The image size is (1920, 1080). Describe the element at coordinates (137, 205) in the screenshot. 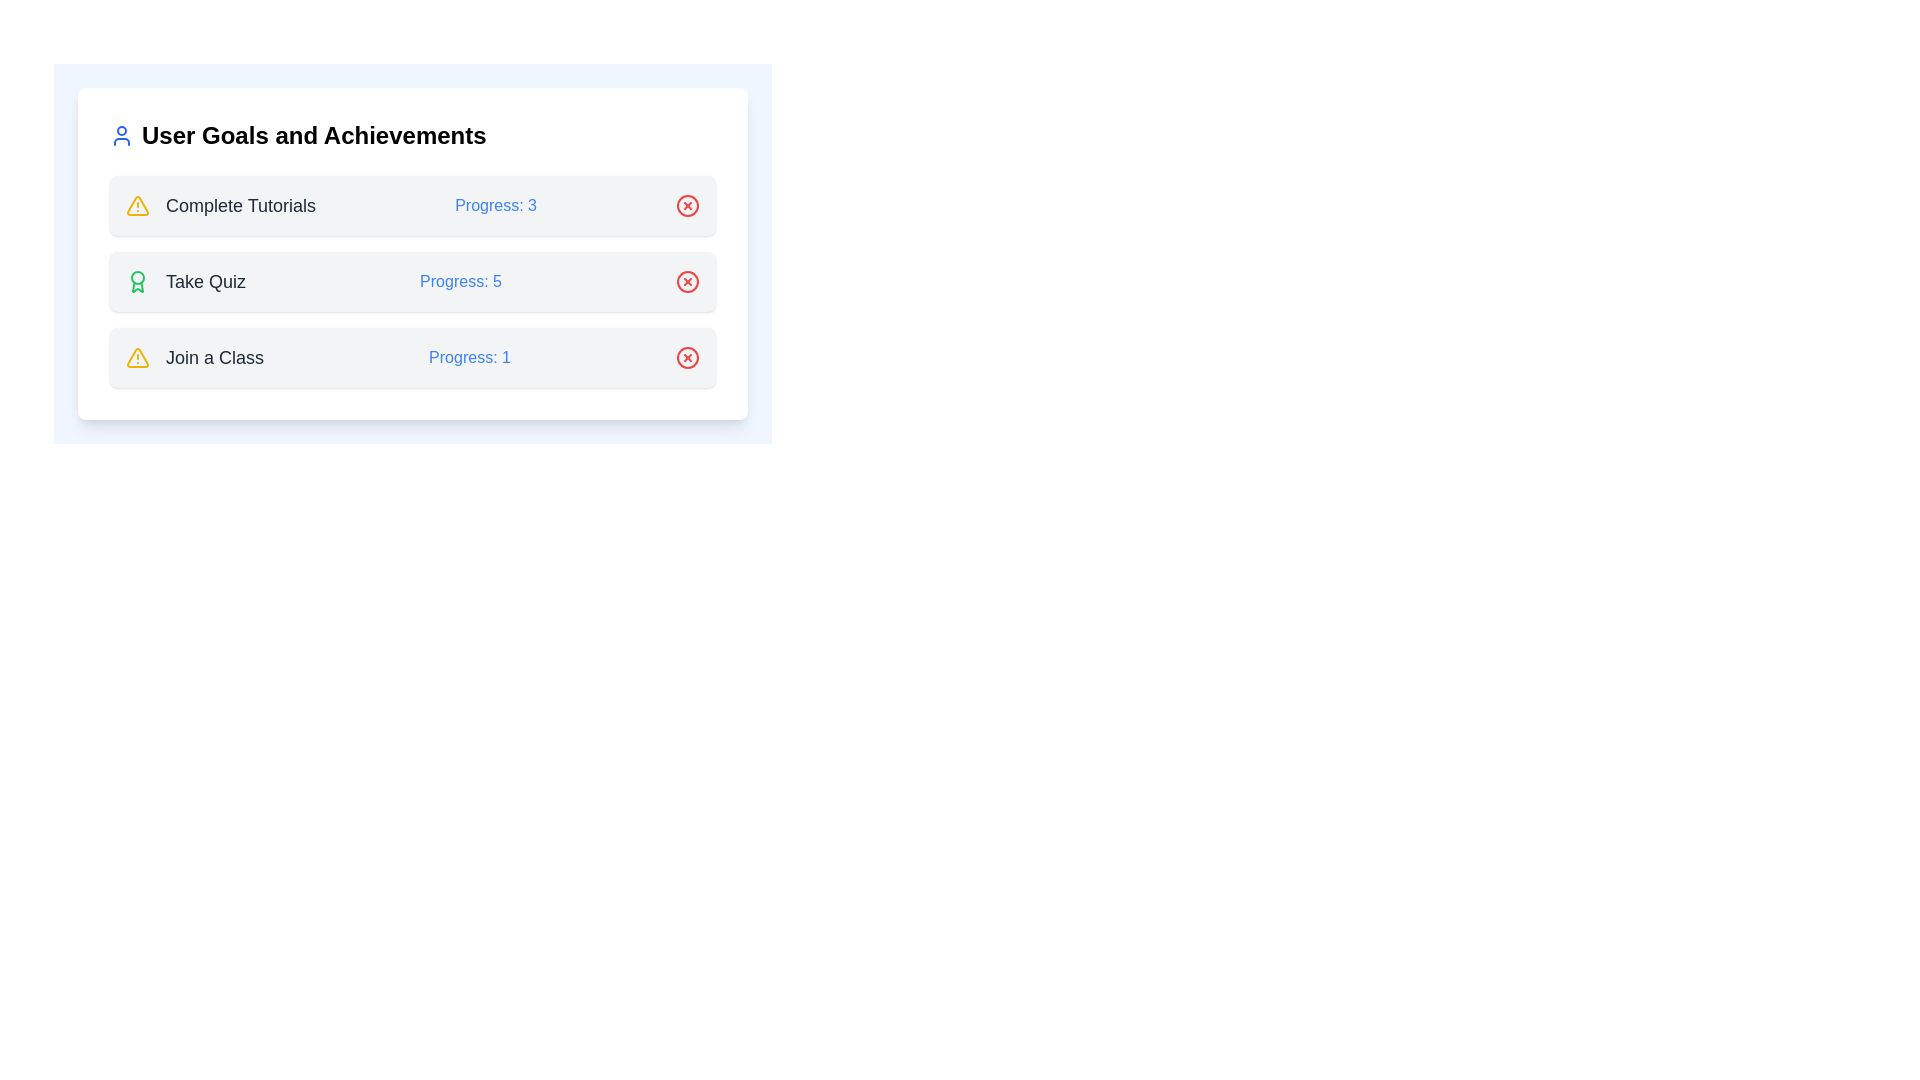

I see `the triangular yellow icon with a bold border resembling a warning or alert symbol located in the 'Join a Class' section under the 'User Goals and Achievements' header` at that location.